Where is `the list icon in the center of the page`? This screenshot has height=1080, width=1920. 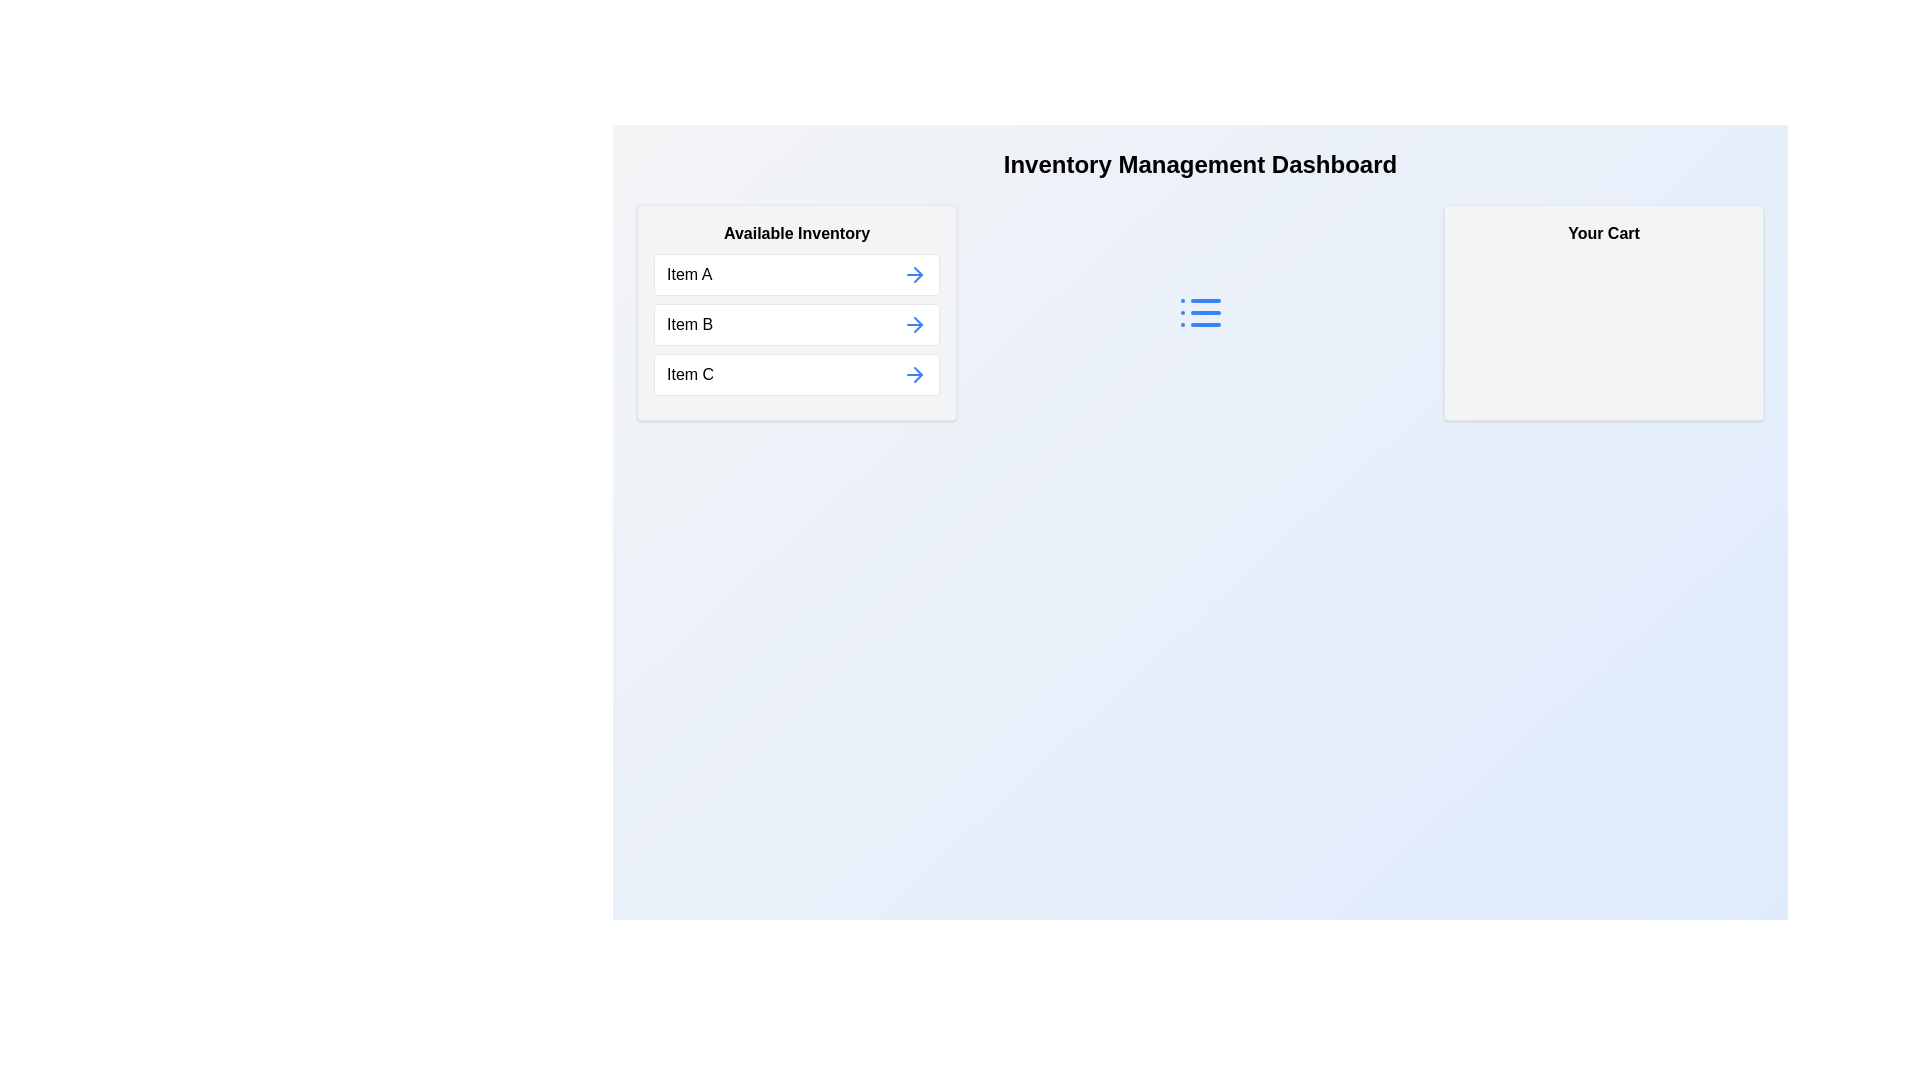
the list icon in the center of the page is located at coordinates (1200, 312).